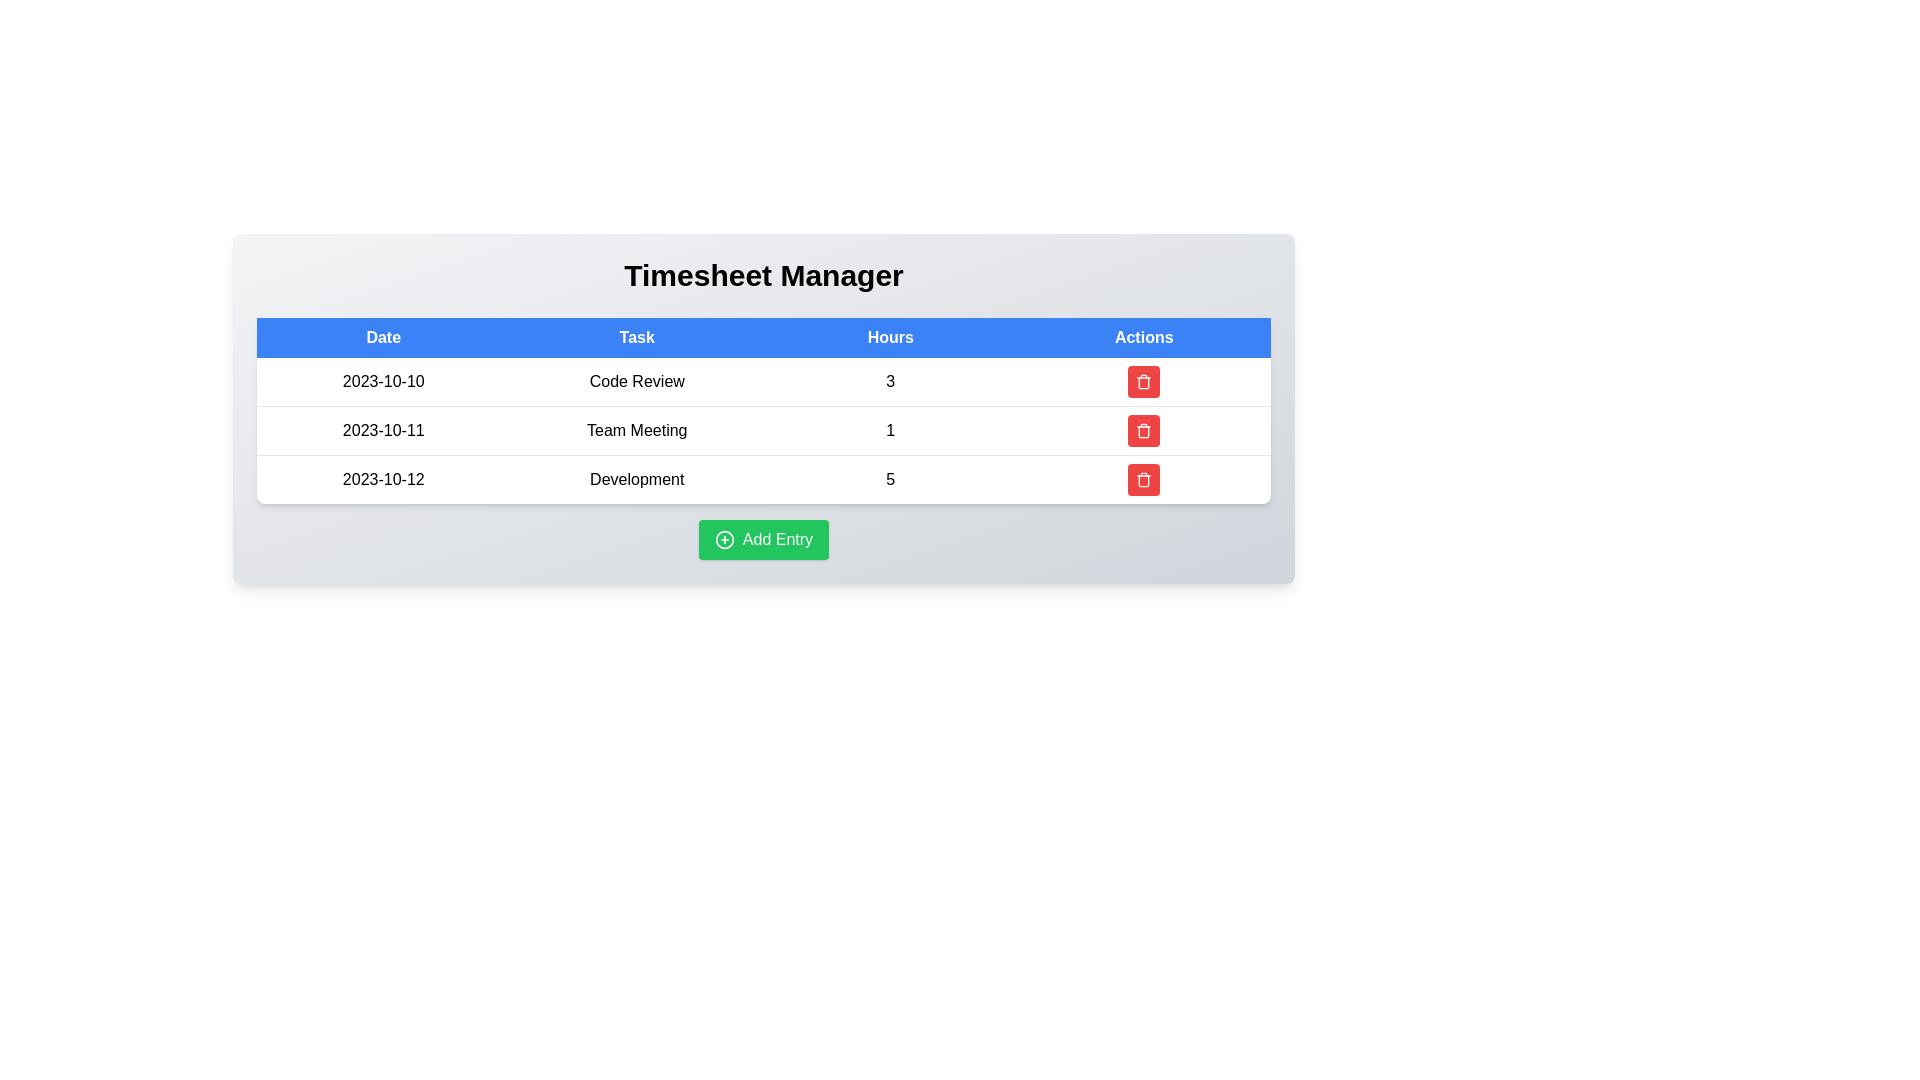  What do you see at coordinates (383, 479) in the screenshot?
I see `text displayed in the Text label showing '2023-10-12', positioned in the first column of the last row under the 'Date' header in the 'Timesheet Manager' section` at bounding box center [383, 479].